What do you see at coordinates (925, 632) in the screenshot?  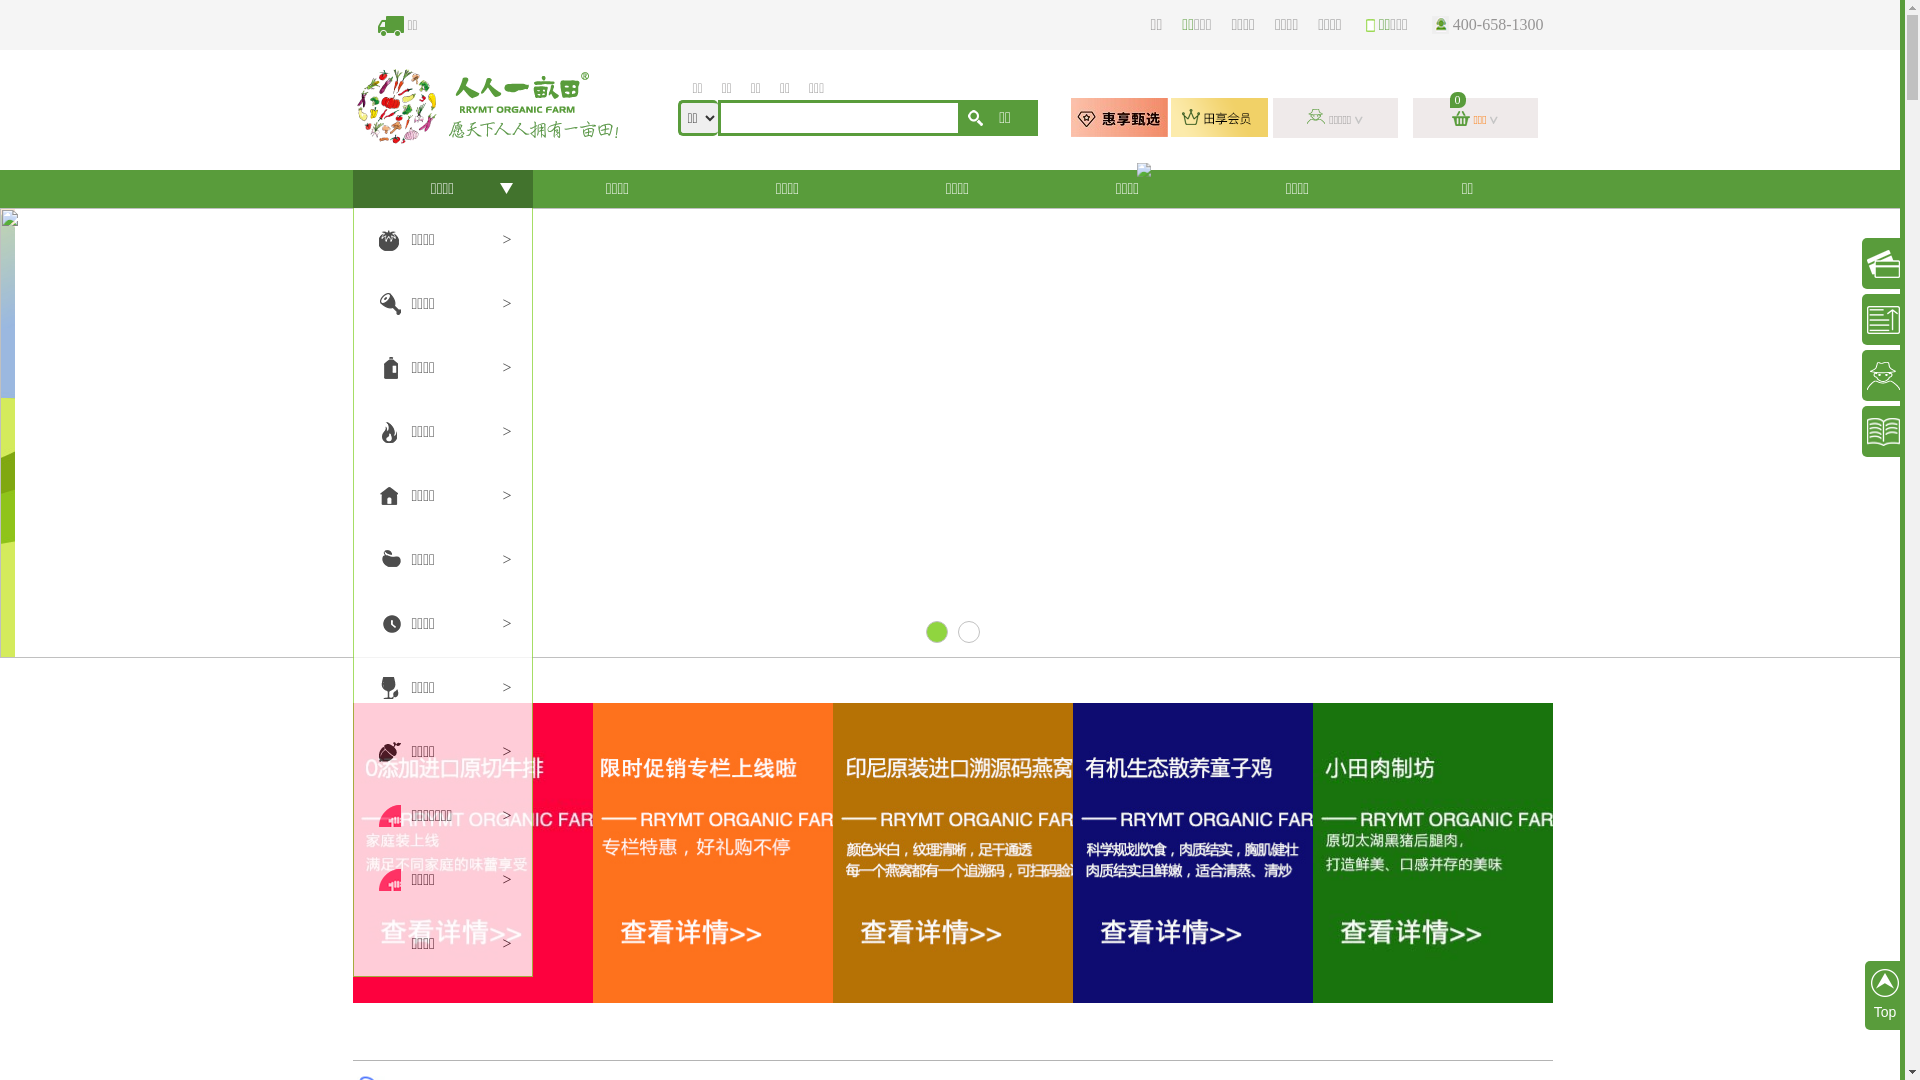 I see `'1'` at bounding box center [925, 632].